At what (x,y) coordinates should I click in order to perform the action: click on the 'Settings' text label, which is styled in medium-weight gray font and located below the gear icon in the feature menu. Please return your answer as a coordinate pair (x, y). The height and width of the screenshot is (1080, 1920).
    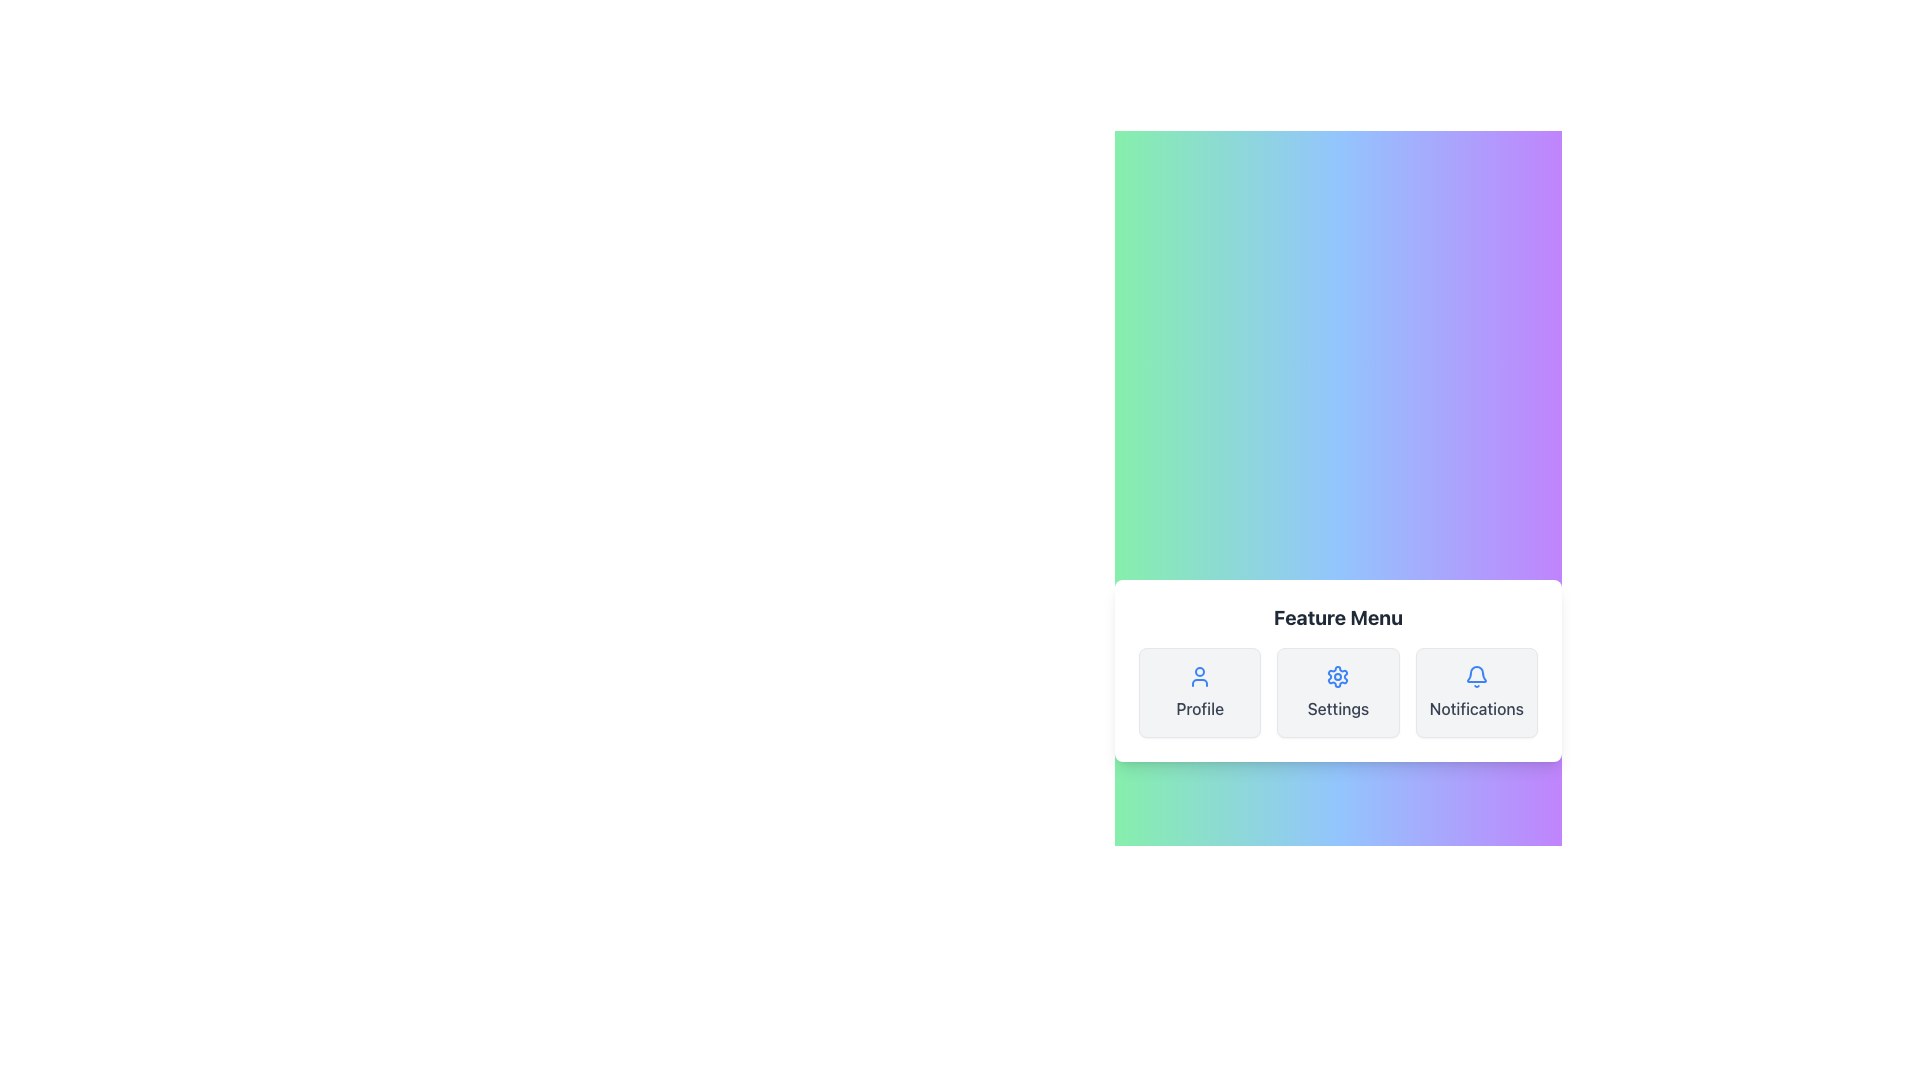
    Looking at the image, I should click on (1338, 708).